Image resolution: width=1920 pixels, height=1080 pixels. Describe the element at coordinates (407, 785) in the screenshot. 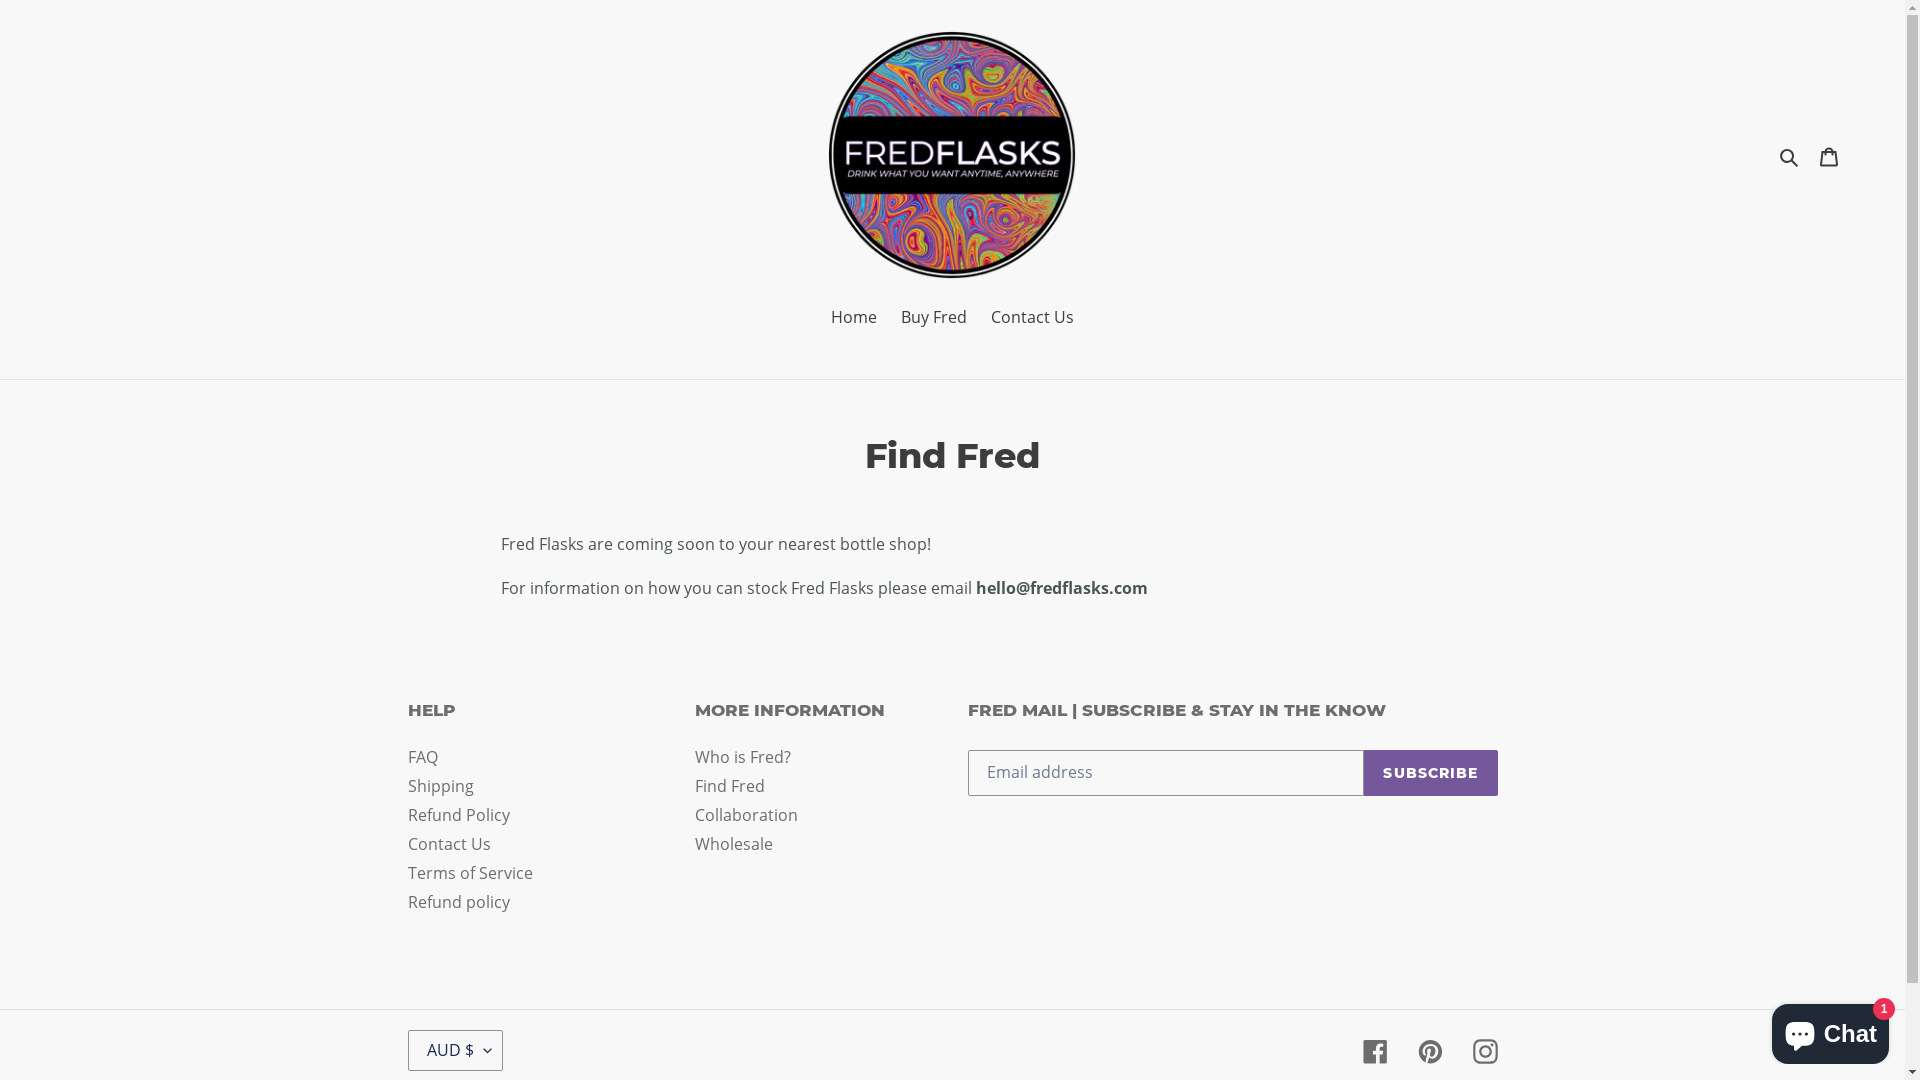

I see `'Shipping'` at that location.